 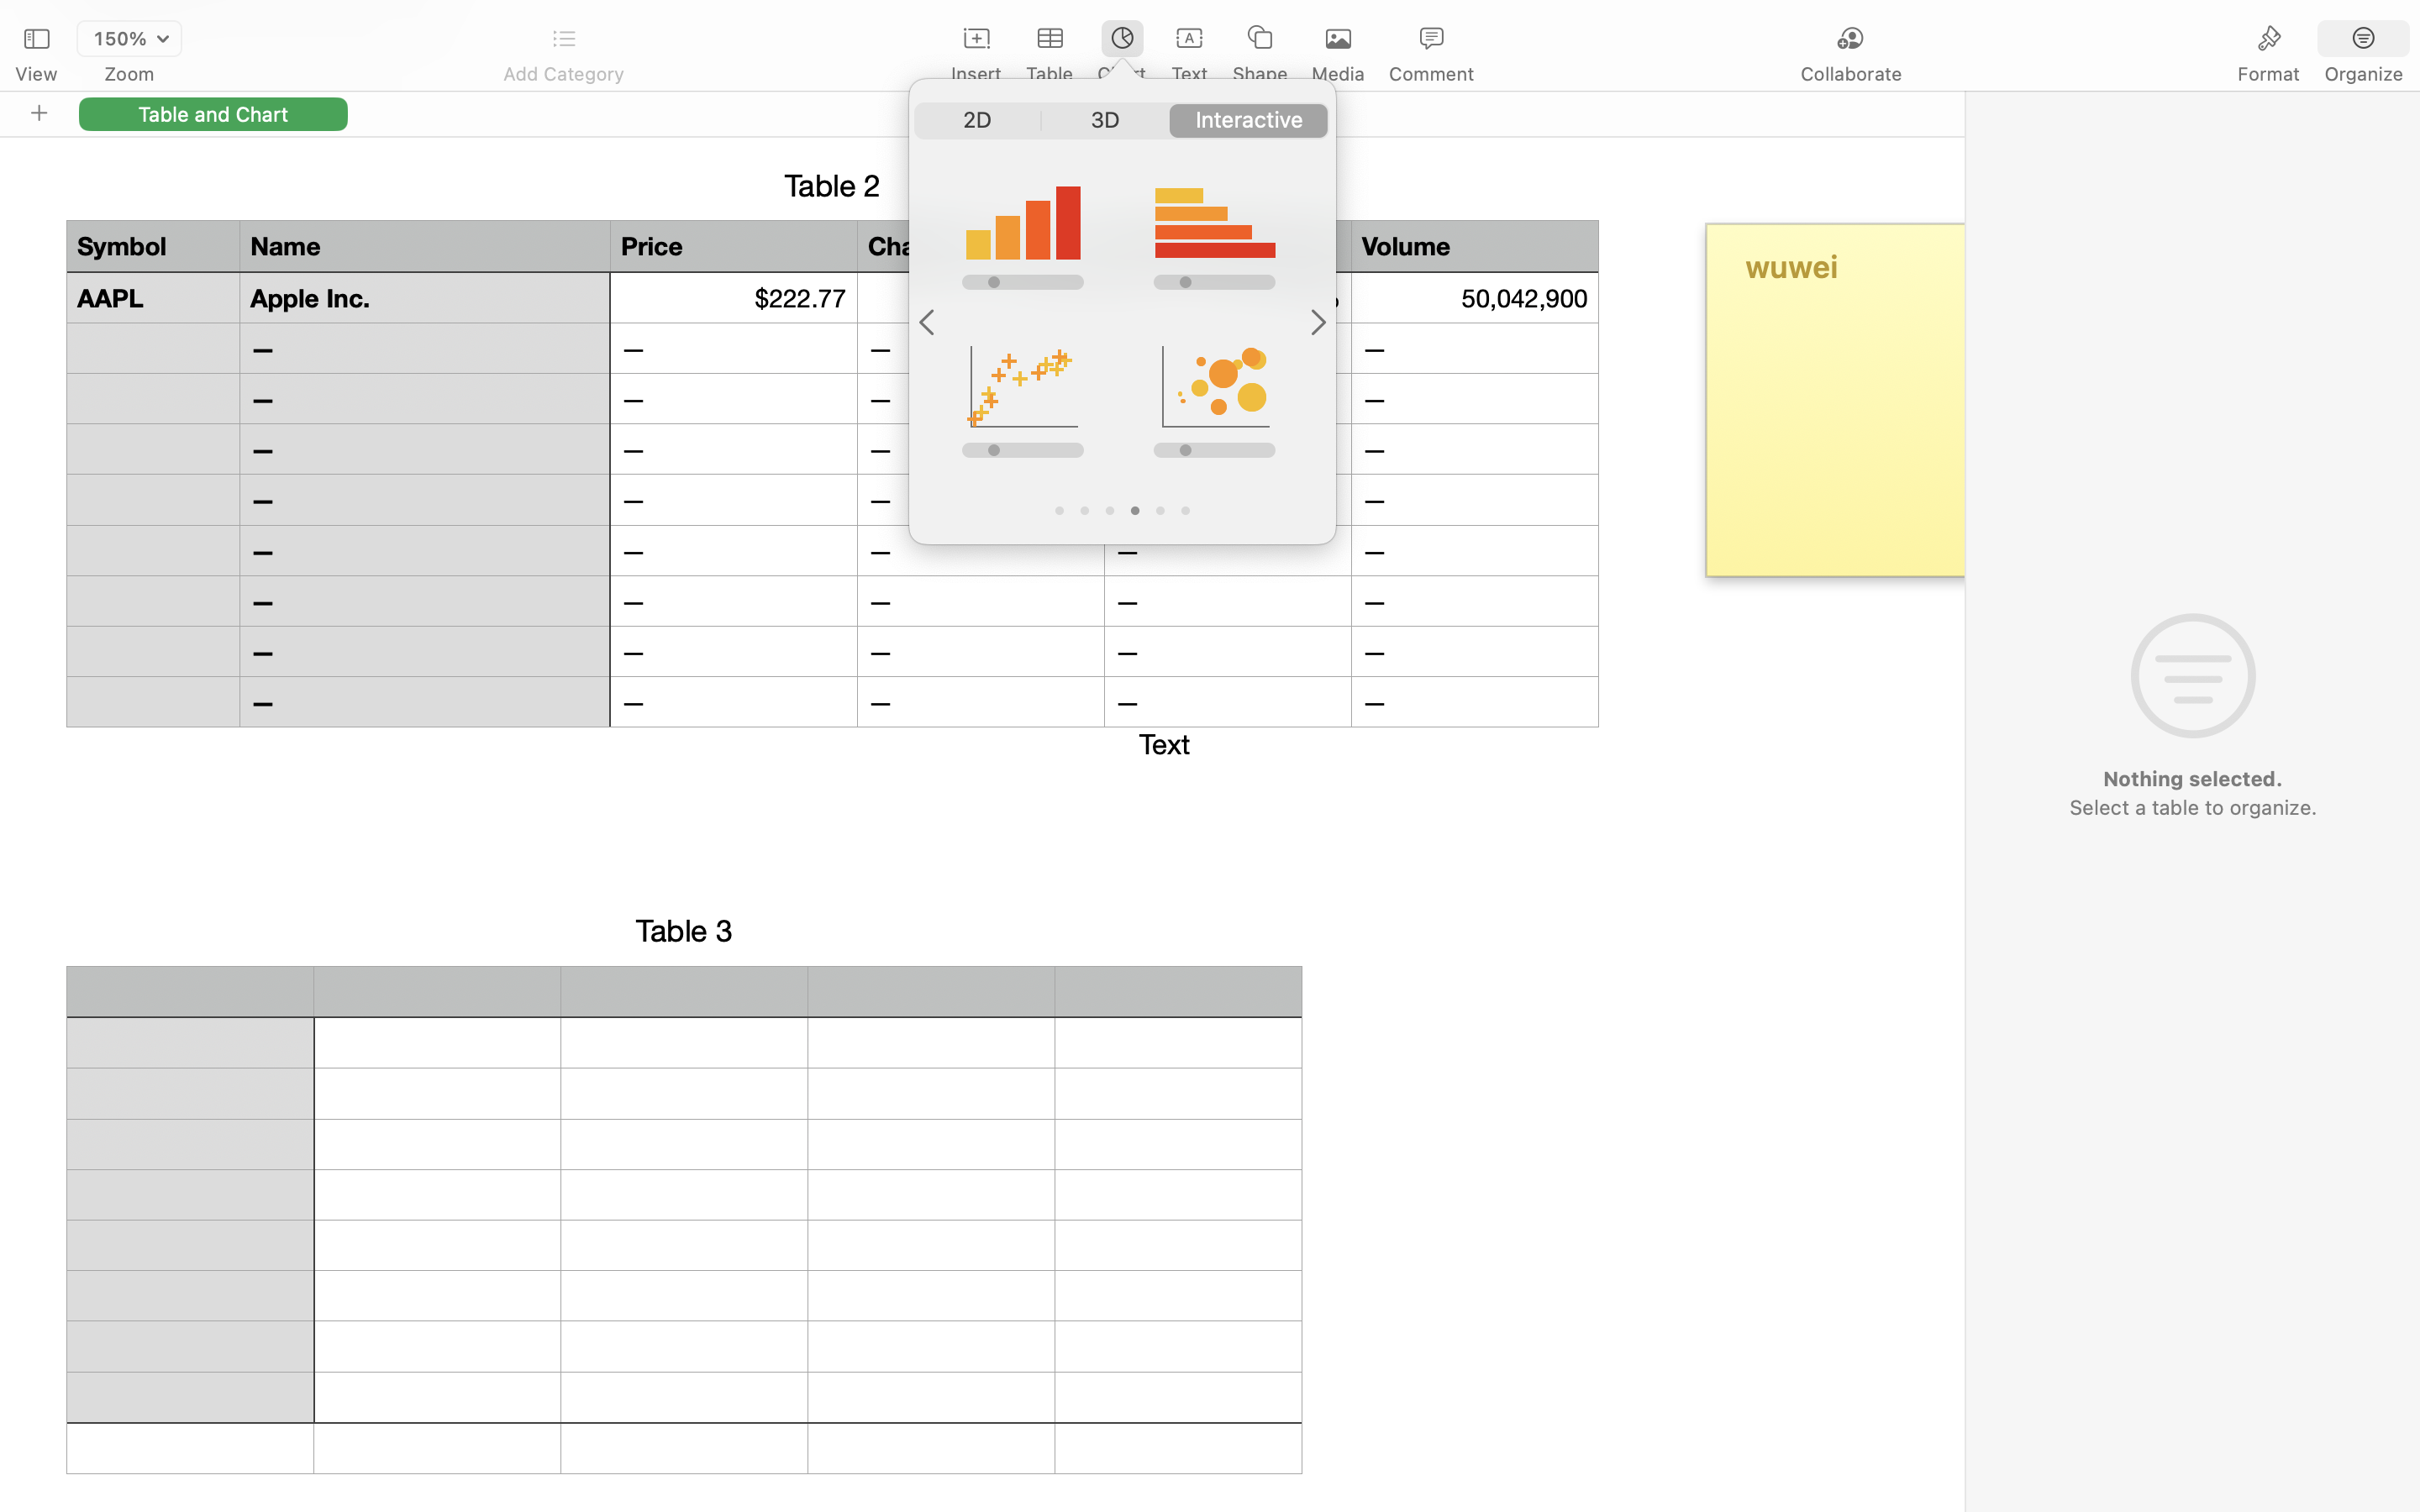 What do you see at coordinates (2191, 779) in the screenshot?
I see `'Nothing selected.'` at bounding box center [2191, 779].